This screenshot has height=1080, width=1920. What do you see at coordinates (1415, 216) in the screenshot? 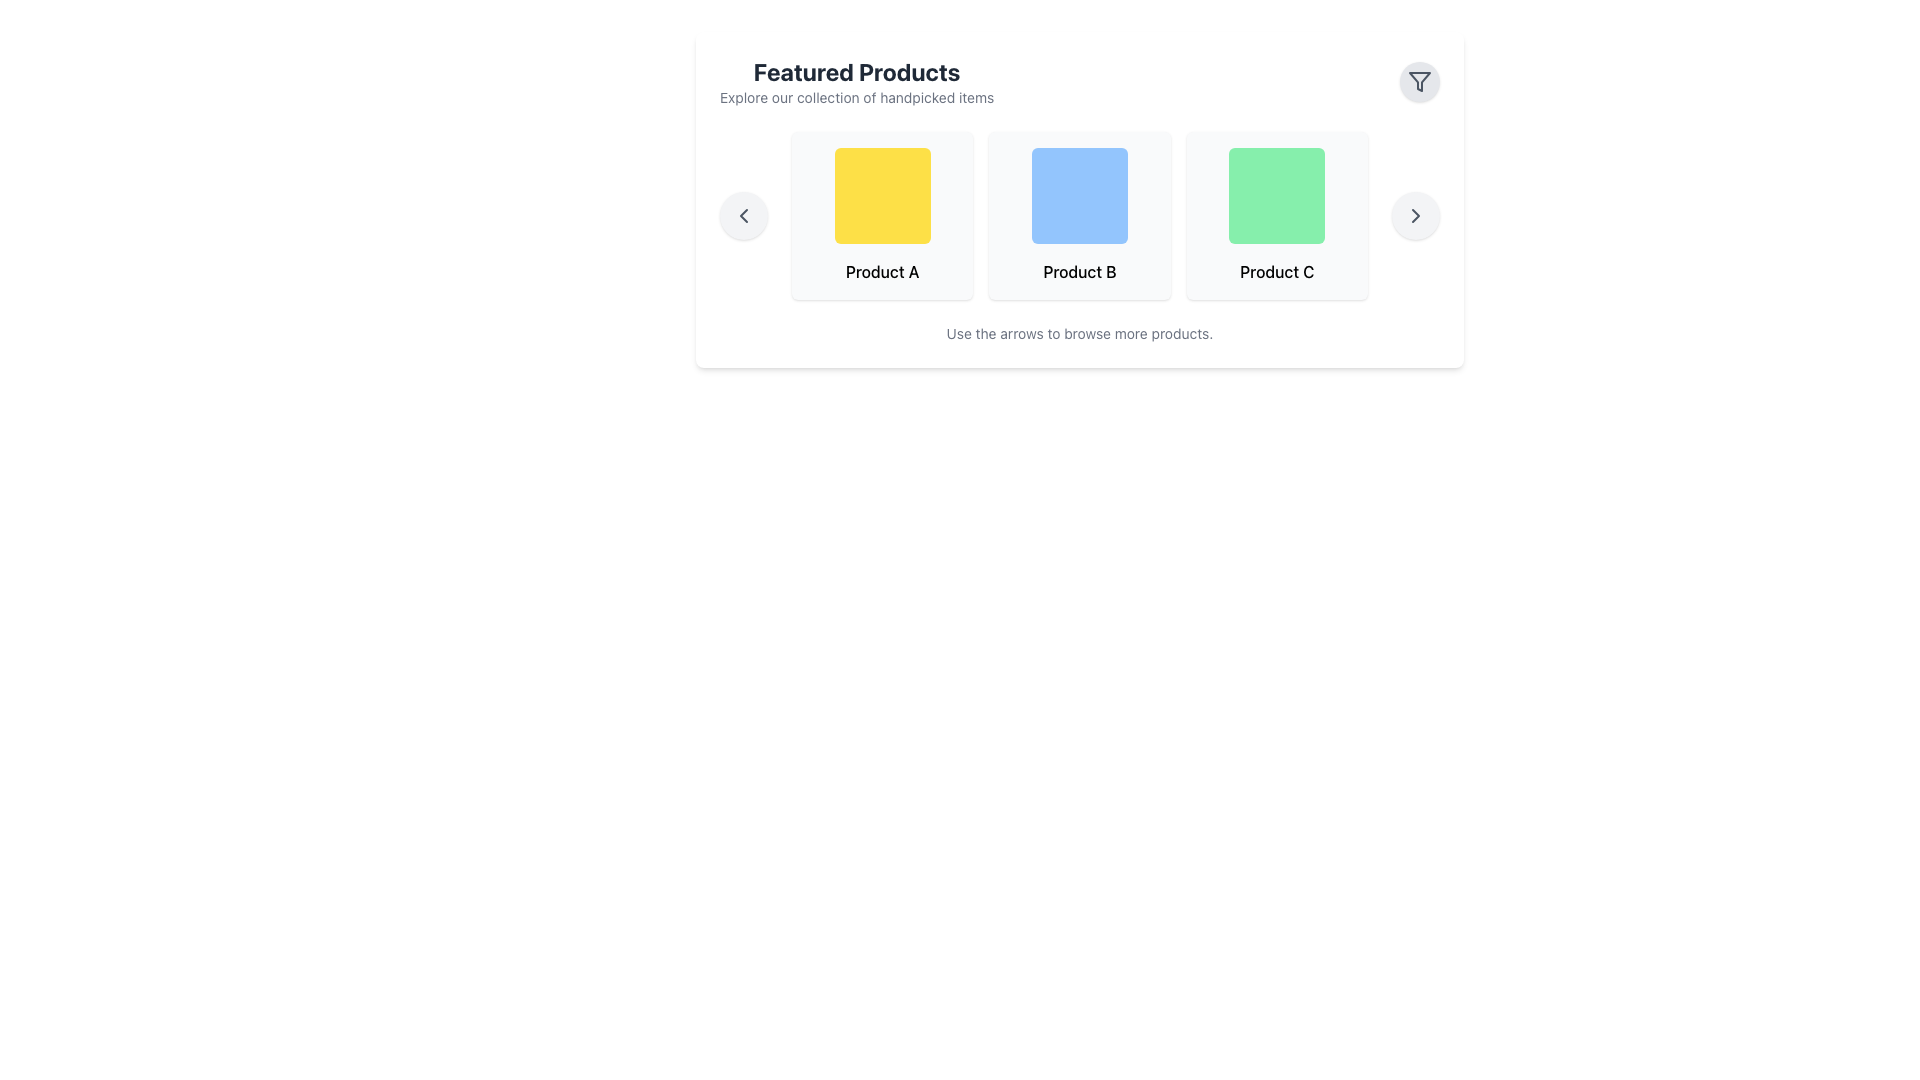
I see `the circular button with a light gray background and an arrow pointing to the right, located in the bottom-right region of the product listing interface to observe the shadow effect` at bounding box center [1415, 216].